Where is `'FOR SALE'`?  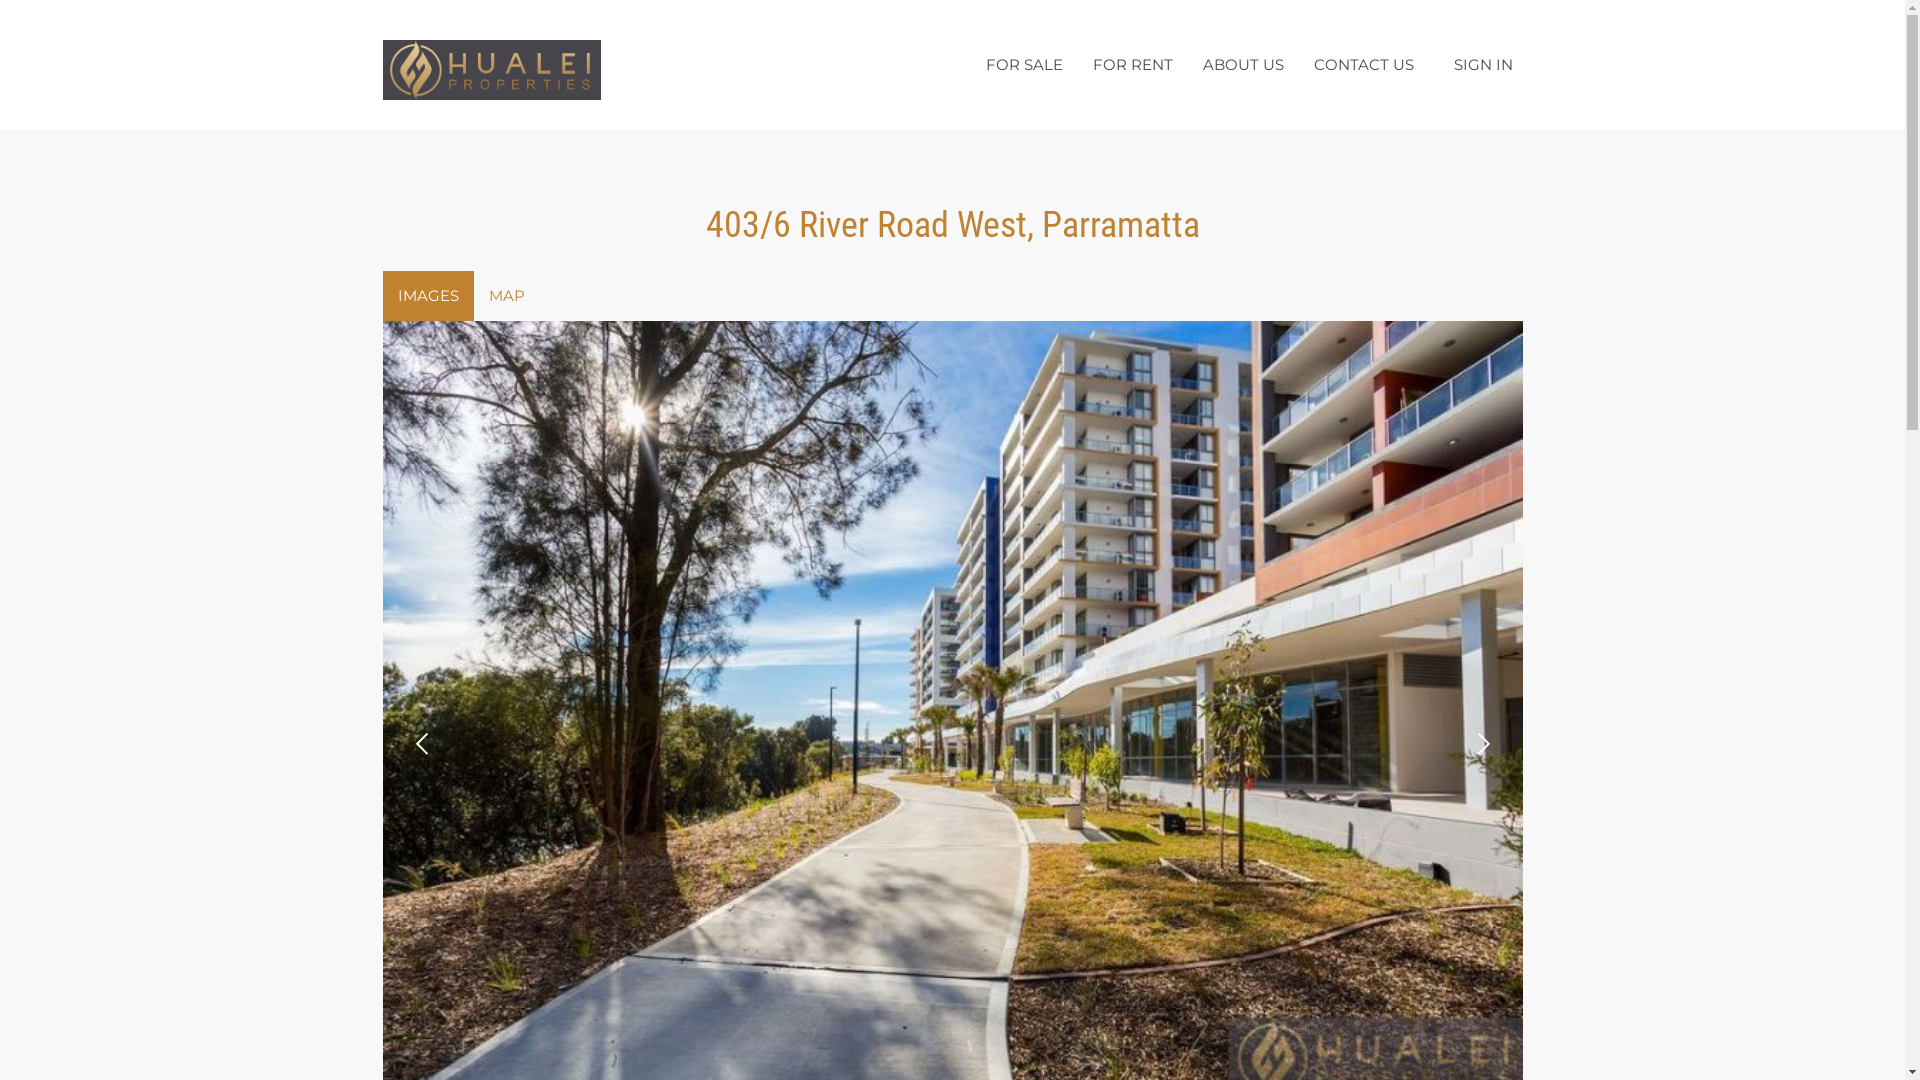
'FOR SALE' is located at coordinates (1023, 63).